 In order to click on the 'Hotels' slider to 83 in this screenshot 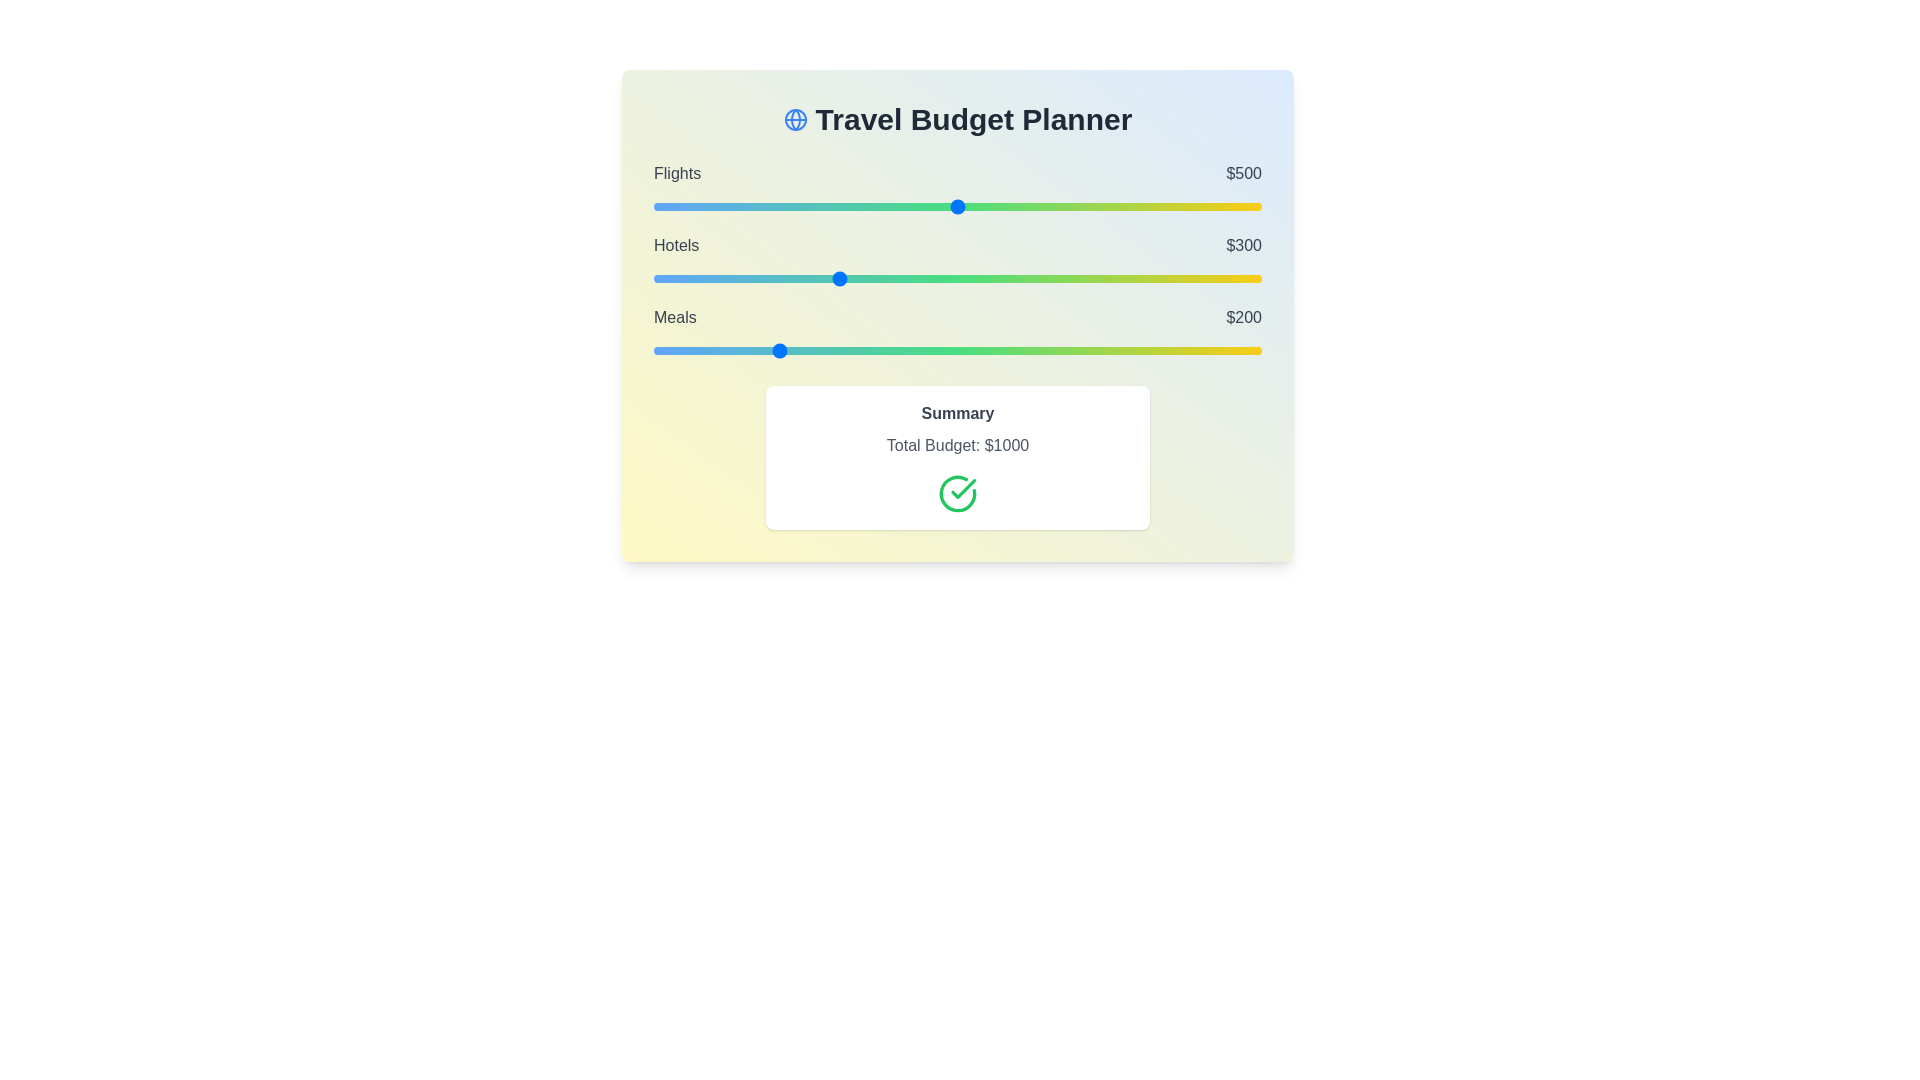, I will do `click(704, 278)`.